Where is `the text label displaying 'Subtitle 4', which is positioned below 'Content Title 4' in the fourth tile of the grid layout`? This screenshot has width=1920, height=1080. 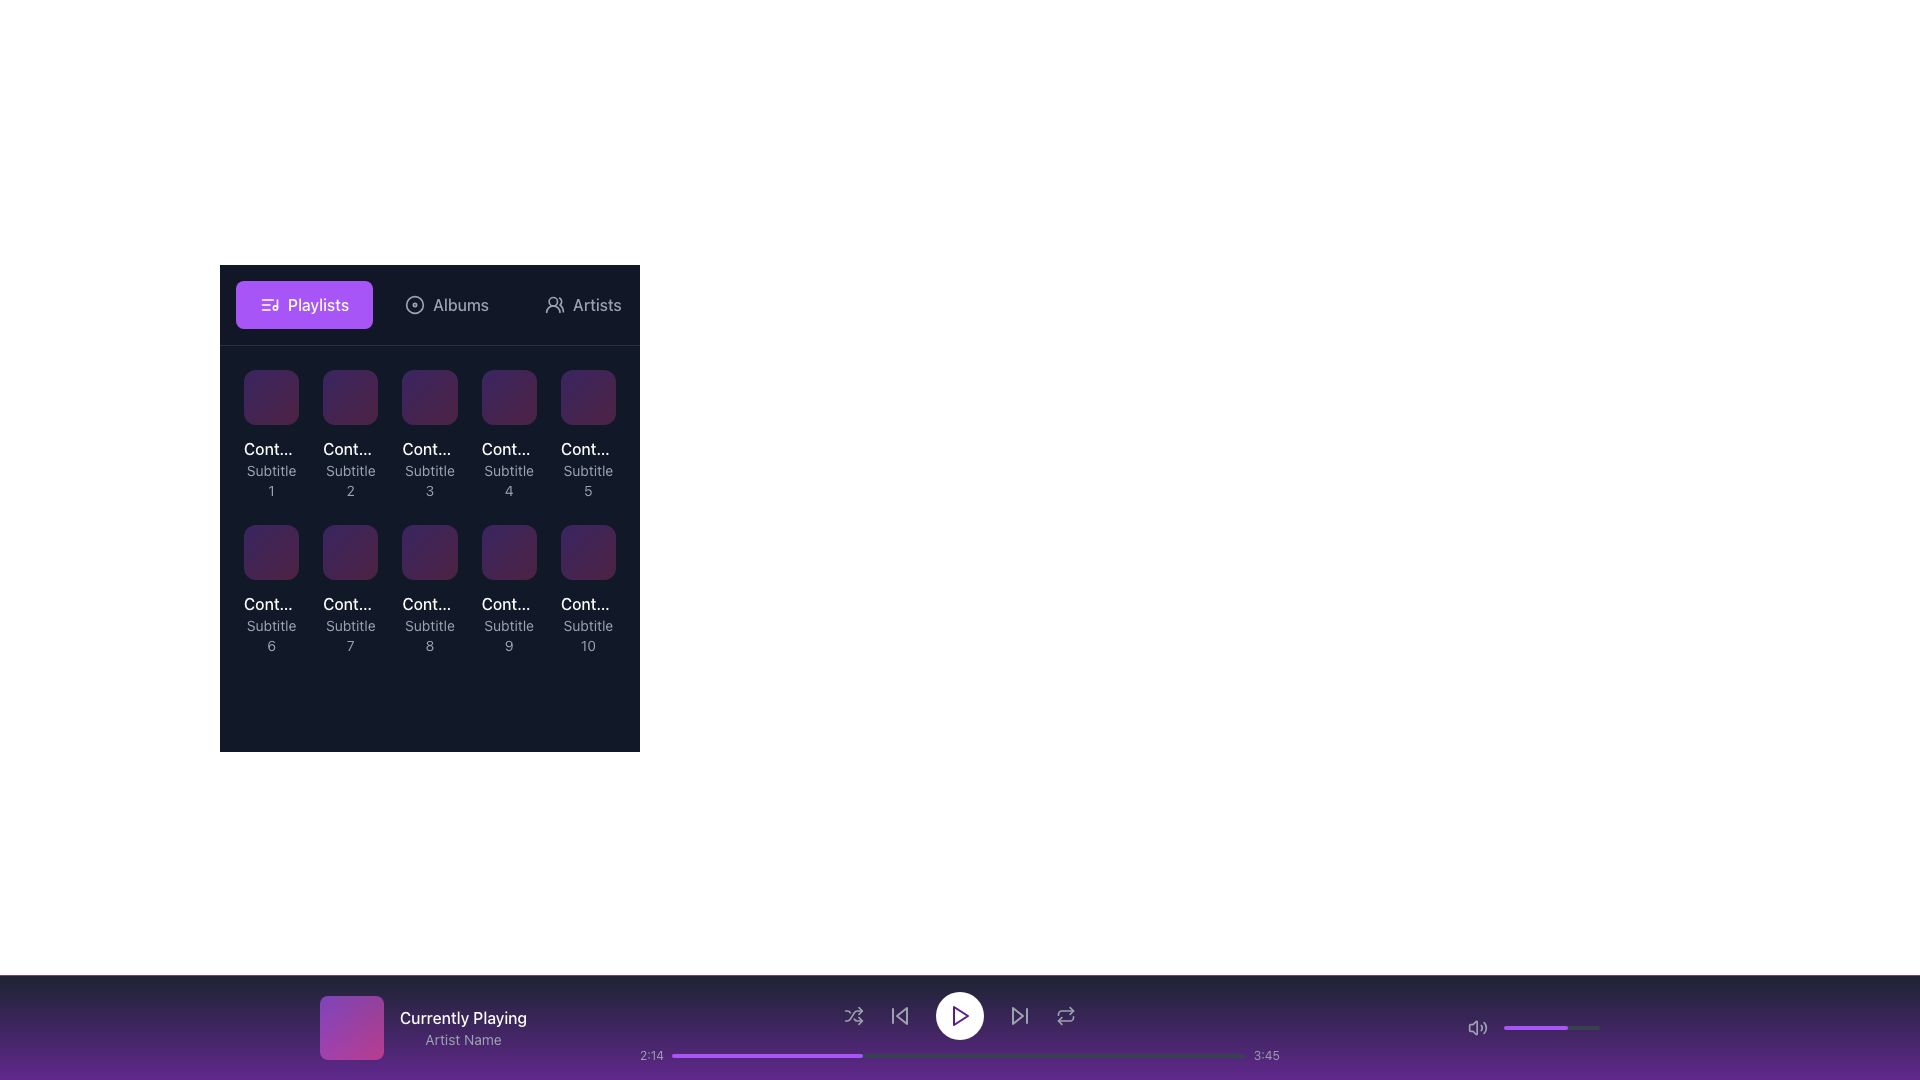 the text label displaying 'Subtitle 4', which is positioned below 'Content Title 4' in the fourth tile of the grid layout is located at coordinates (509, 481).